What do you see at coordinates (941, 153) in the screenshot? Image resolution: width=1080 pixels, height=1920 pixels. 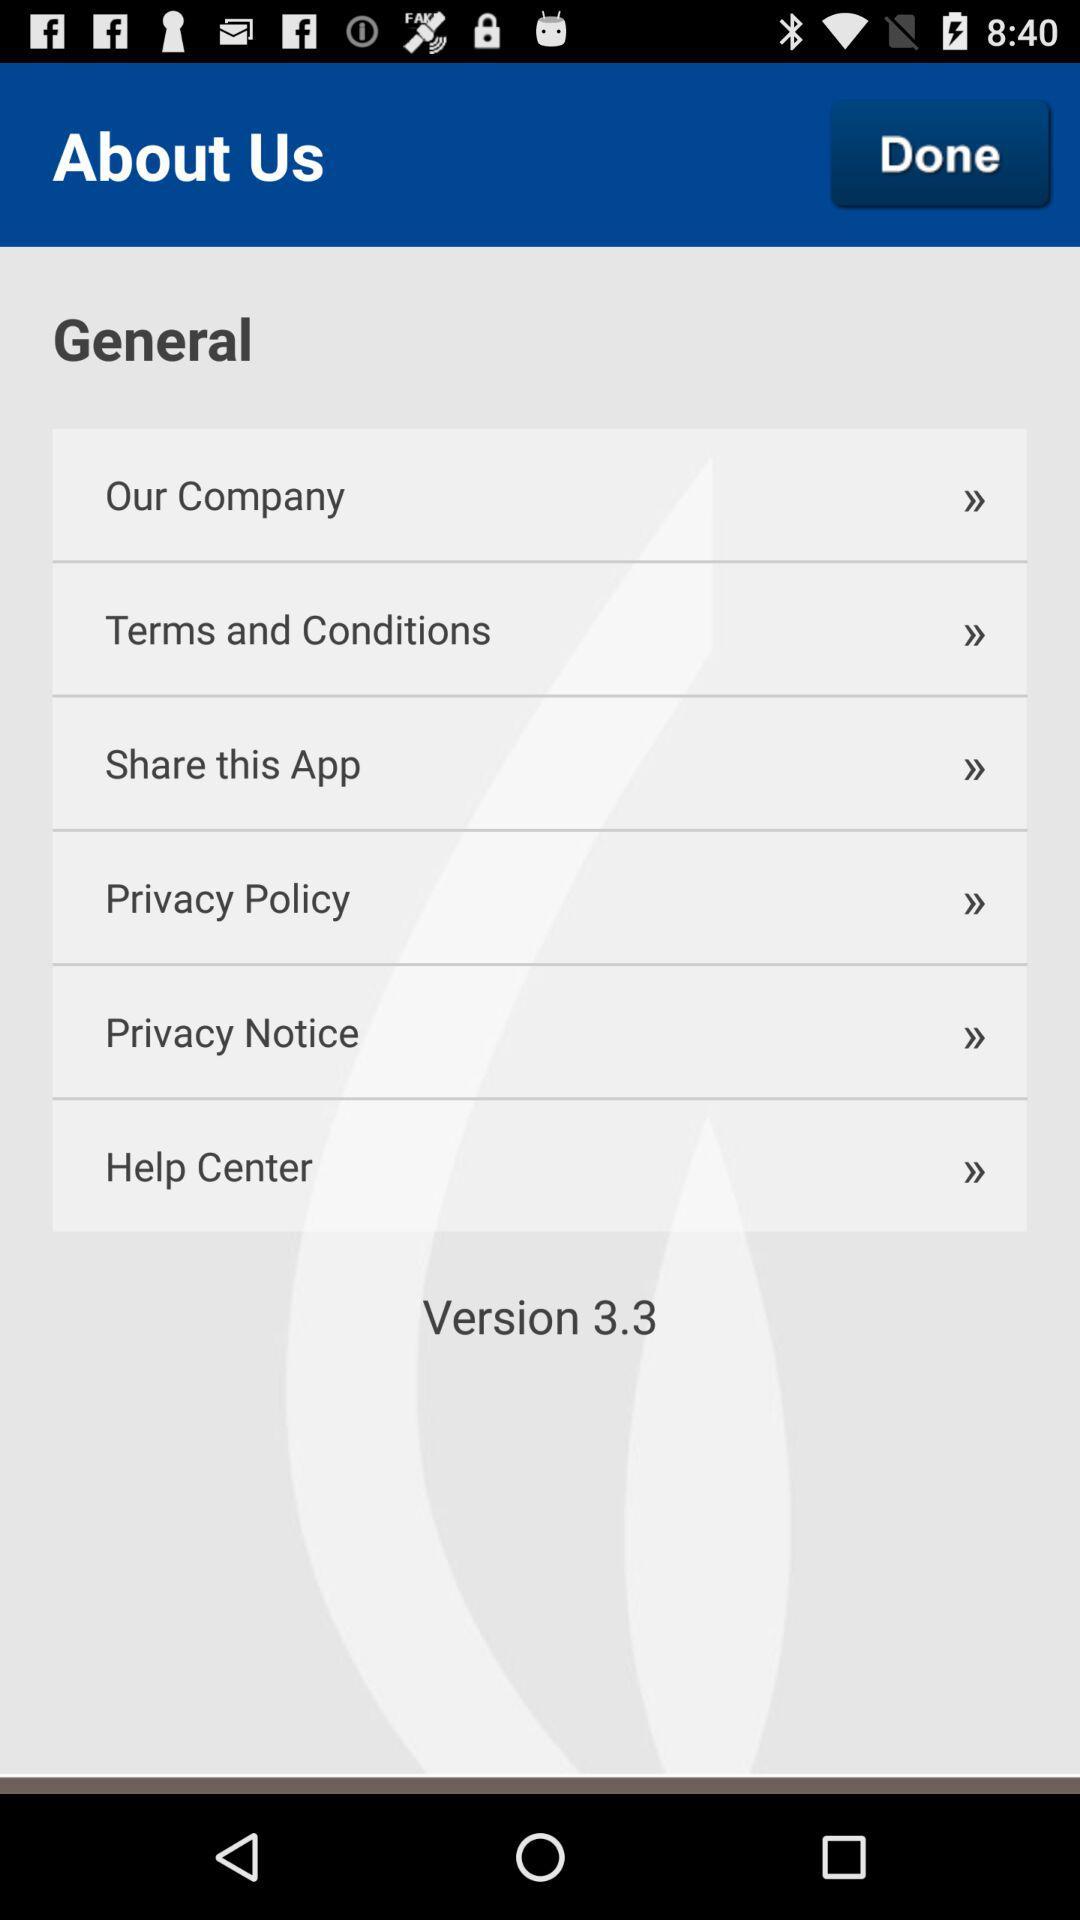 I see `done` at bounding box center [941, 153].